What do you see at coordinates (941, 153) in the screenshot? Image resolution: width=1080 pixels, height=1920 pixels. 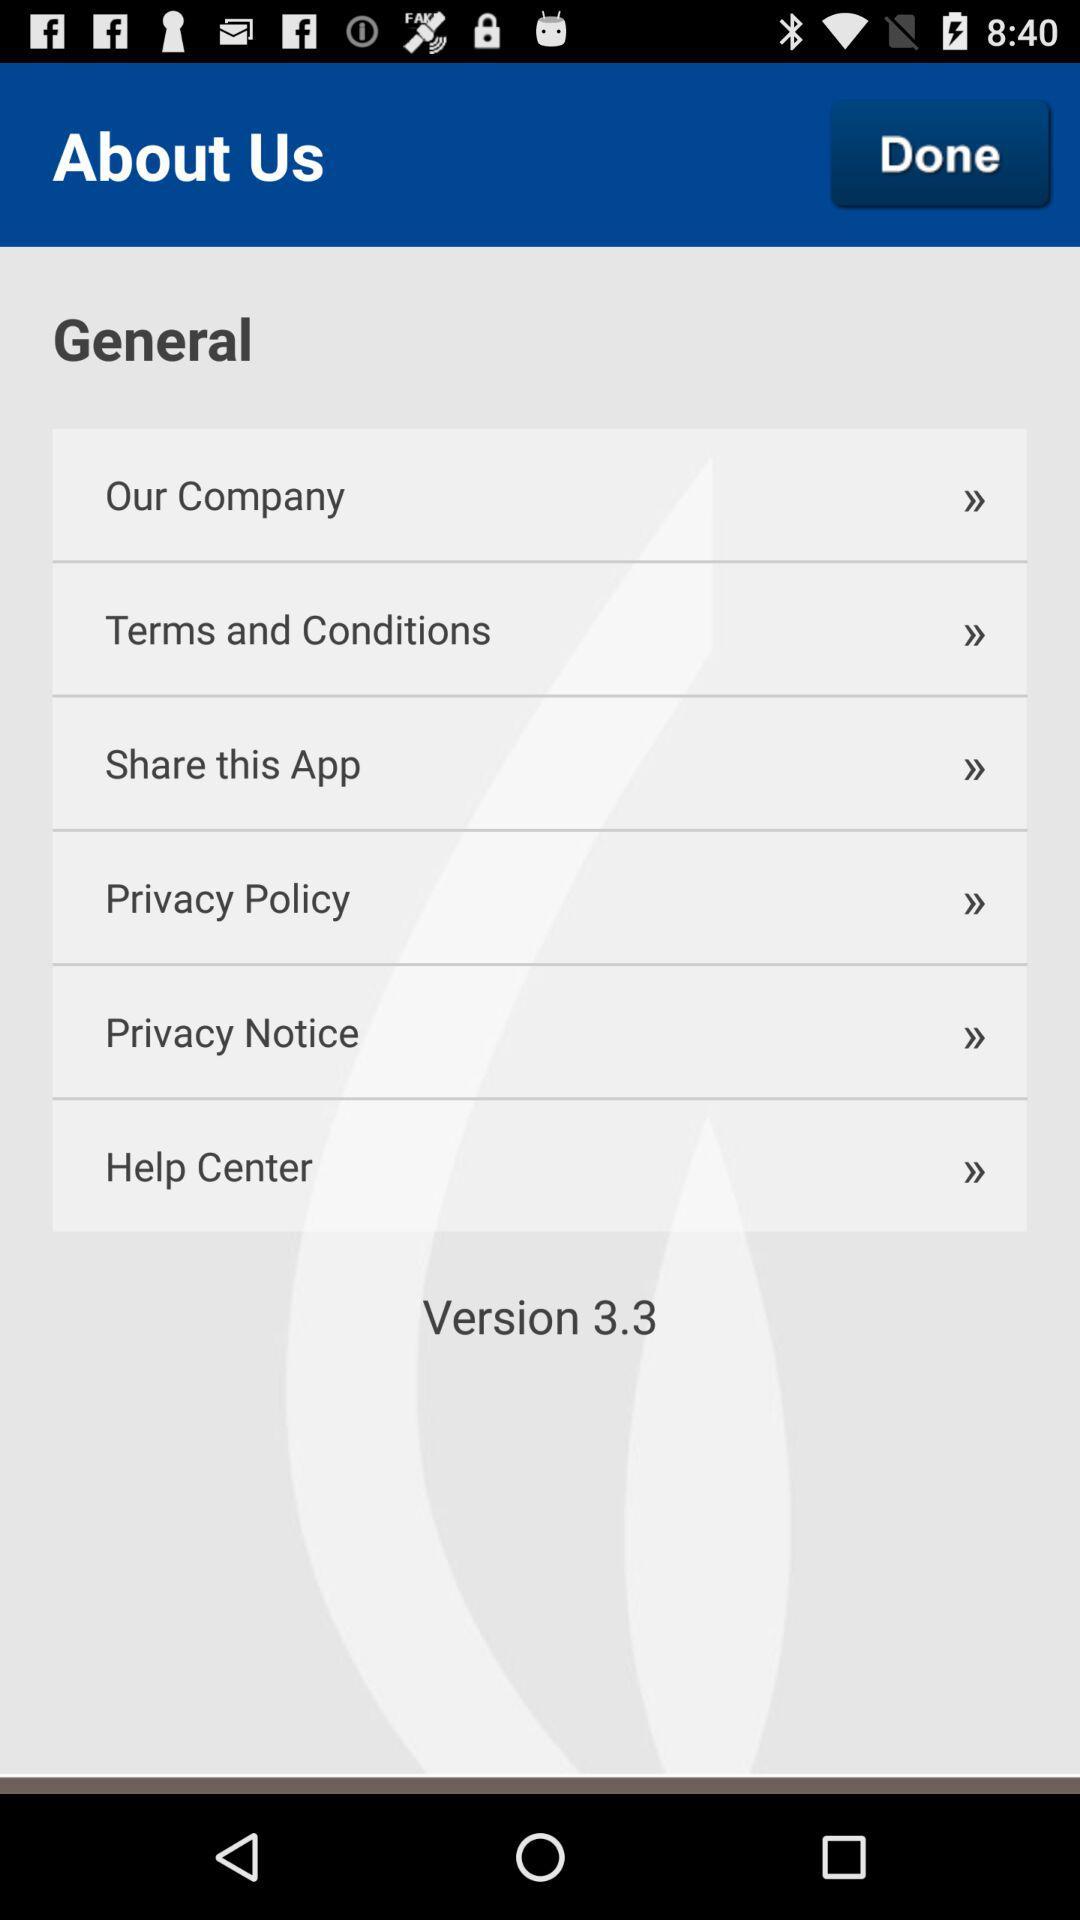 I see `done` at bounding box center [941, 153].